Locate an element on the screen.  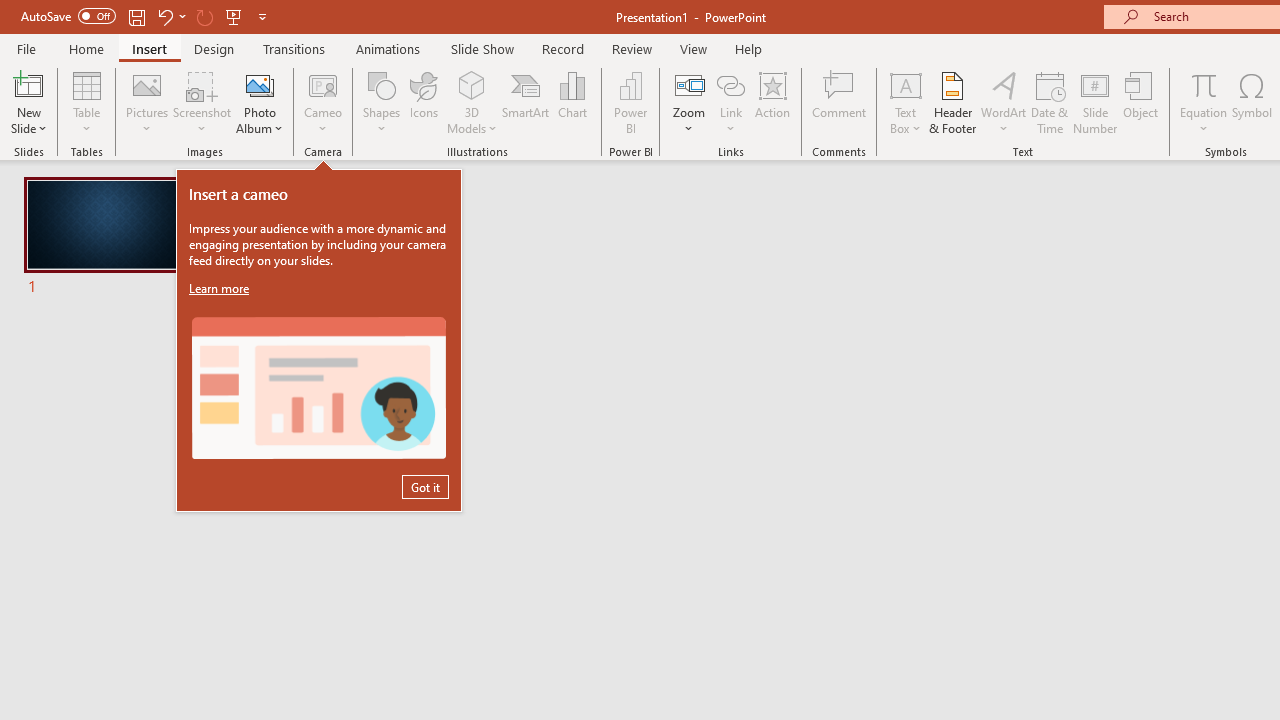
'Table' is located at coordinates (86, 103).